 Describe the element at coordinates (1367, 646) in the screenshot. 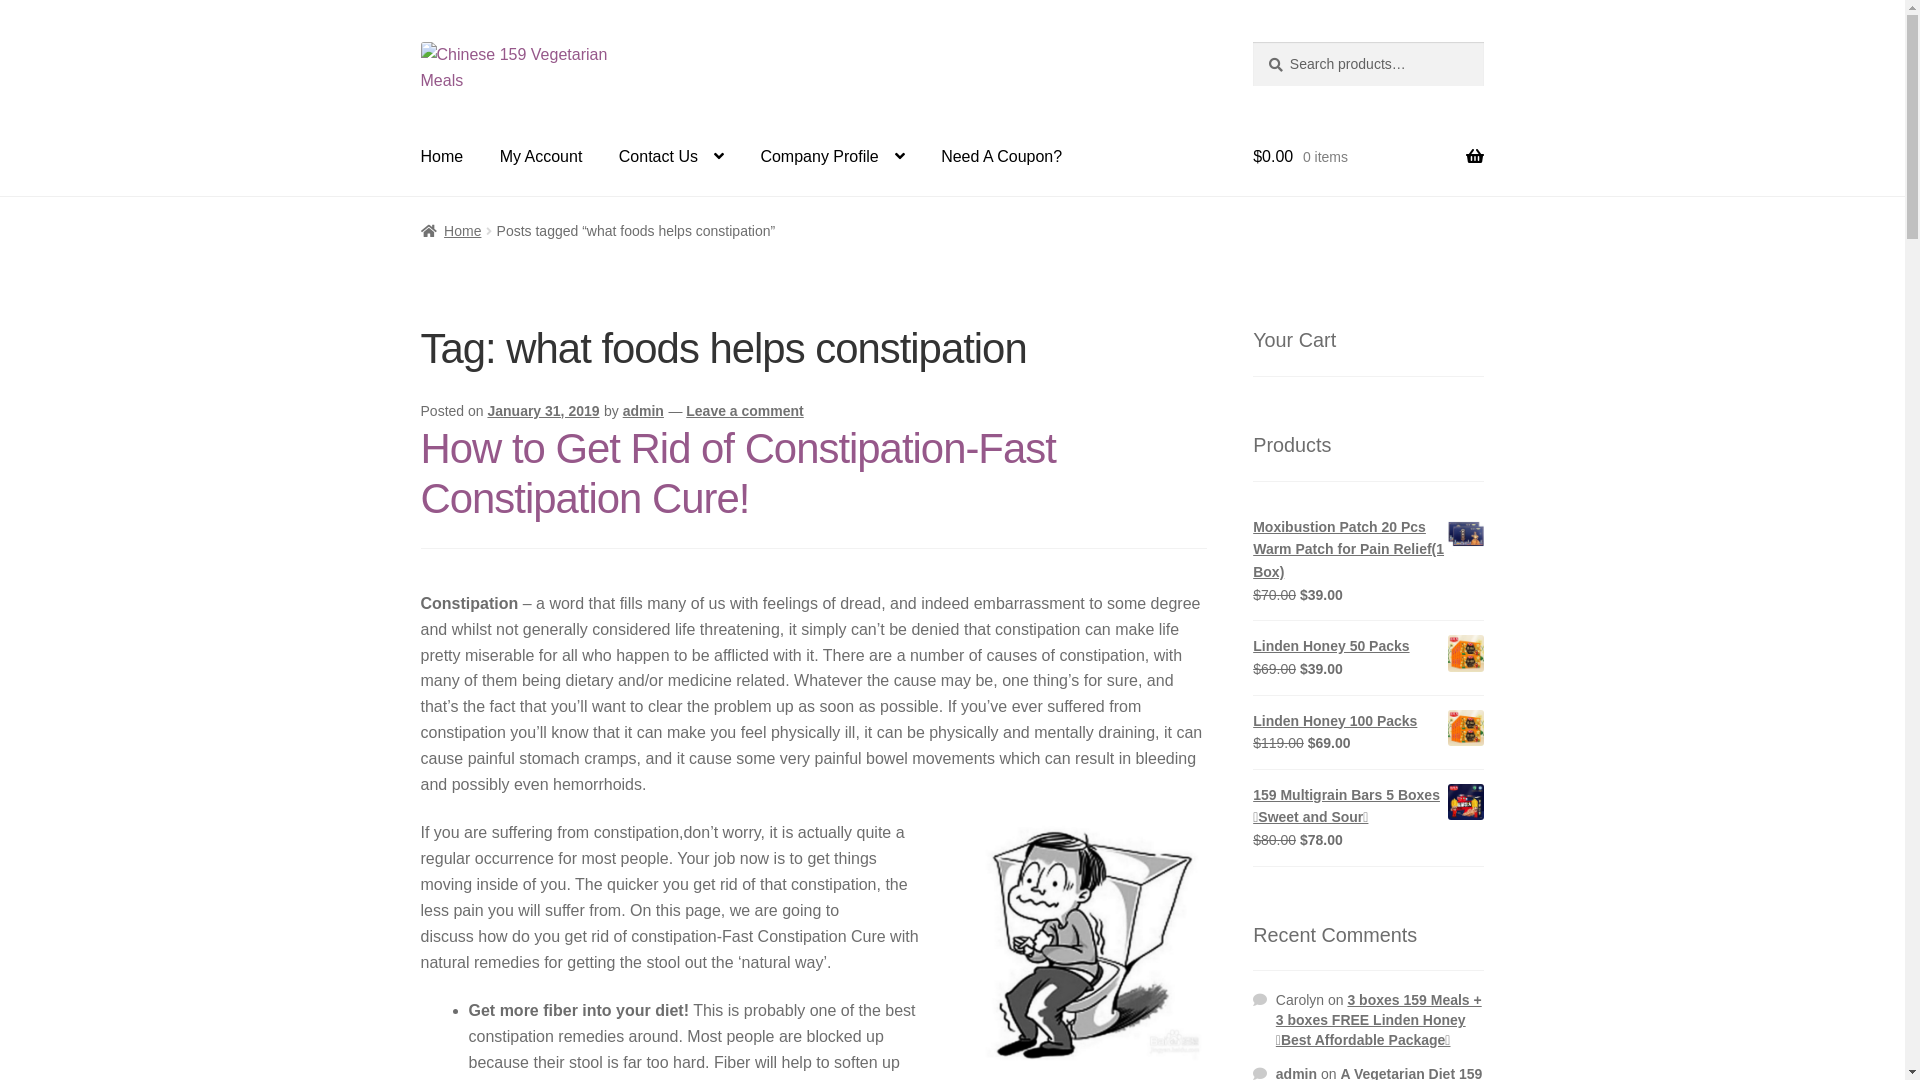

I see `'Linden Honey 50 Packs'` at that location.